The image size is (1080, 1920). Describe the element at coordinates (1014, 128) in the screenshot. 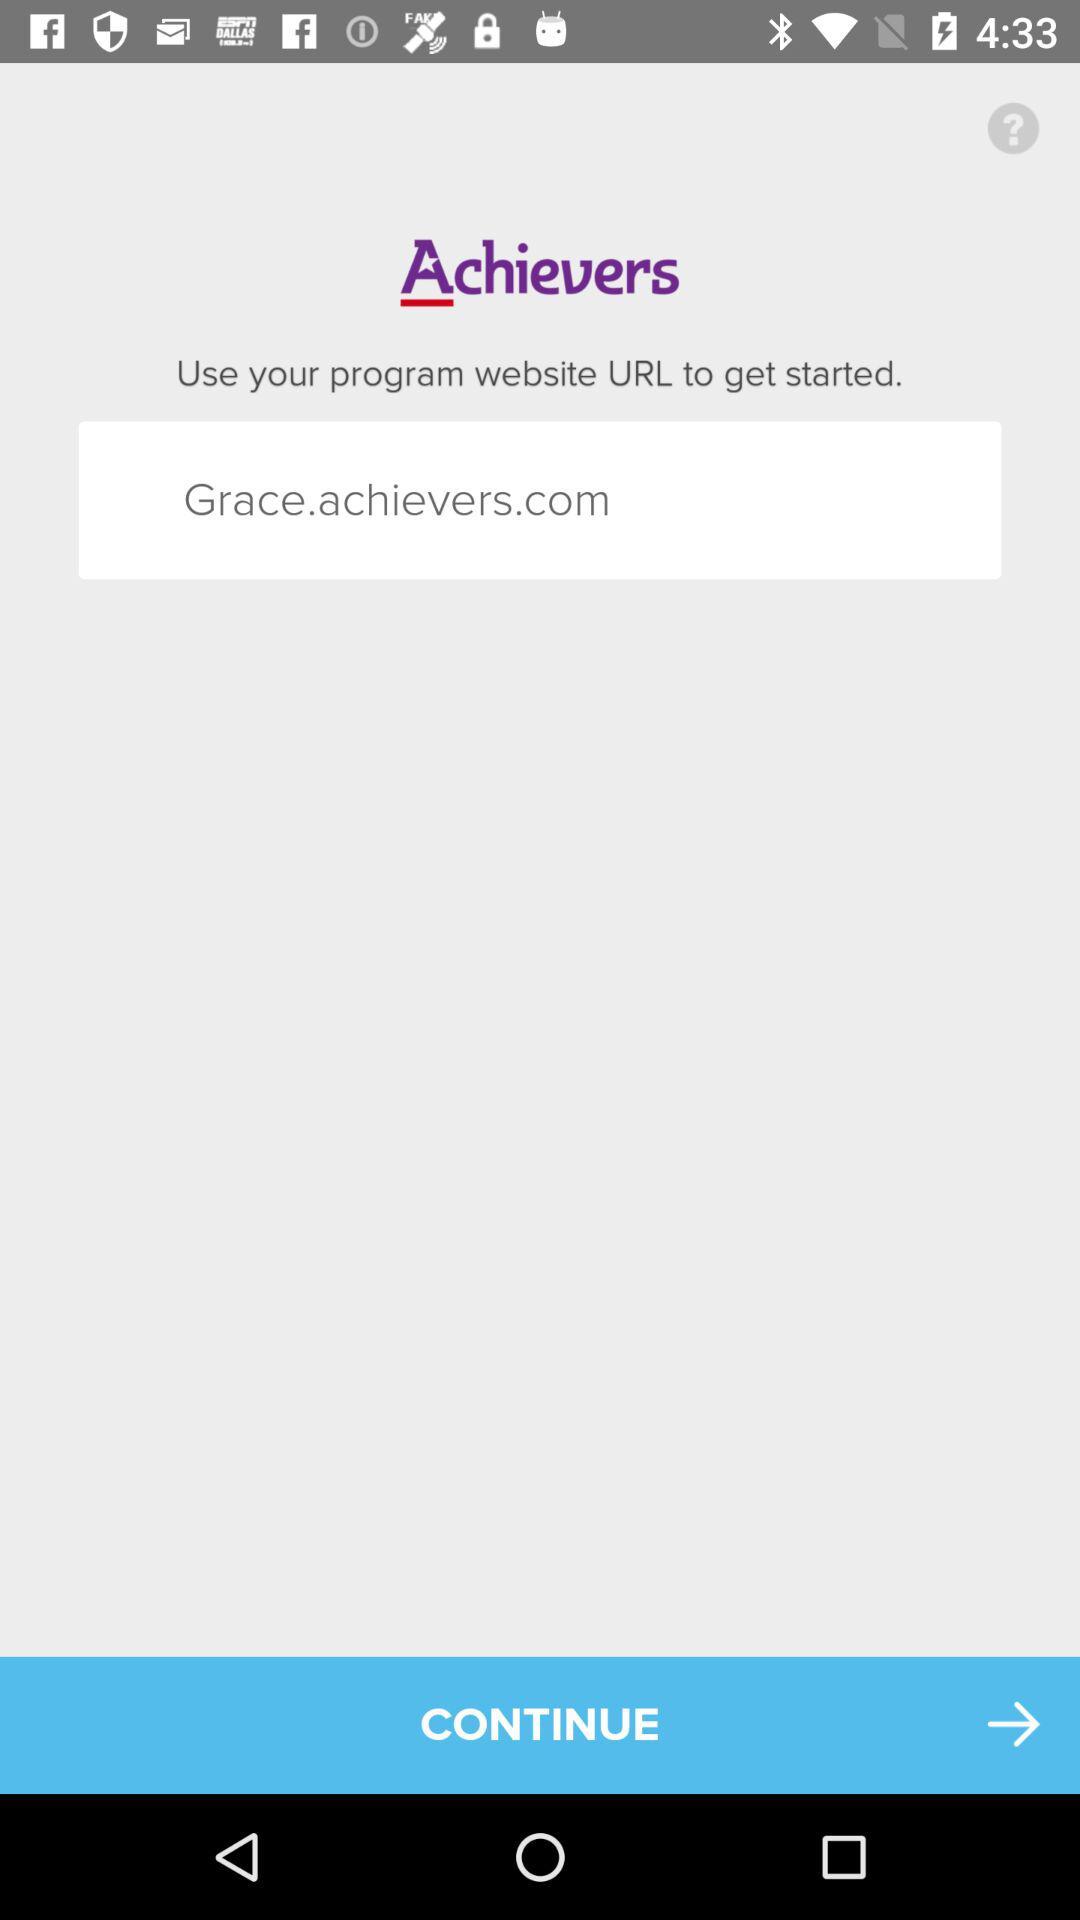

I see `the icon above the continue item` at that location.